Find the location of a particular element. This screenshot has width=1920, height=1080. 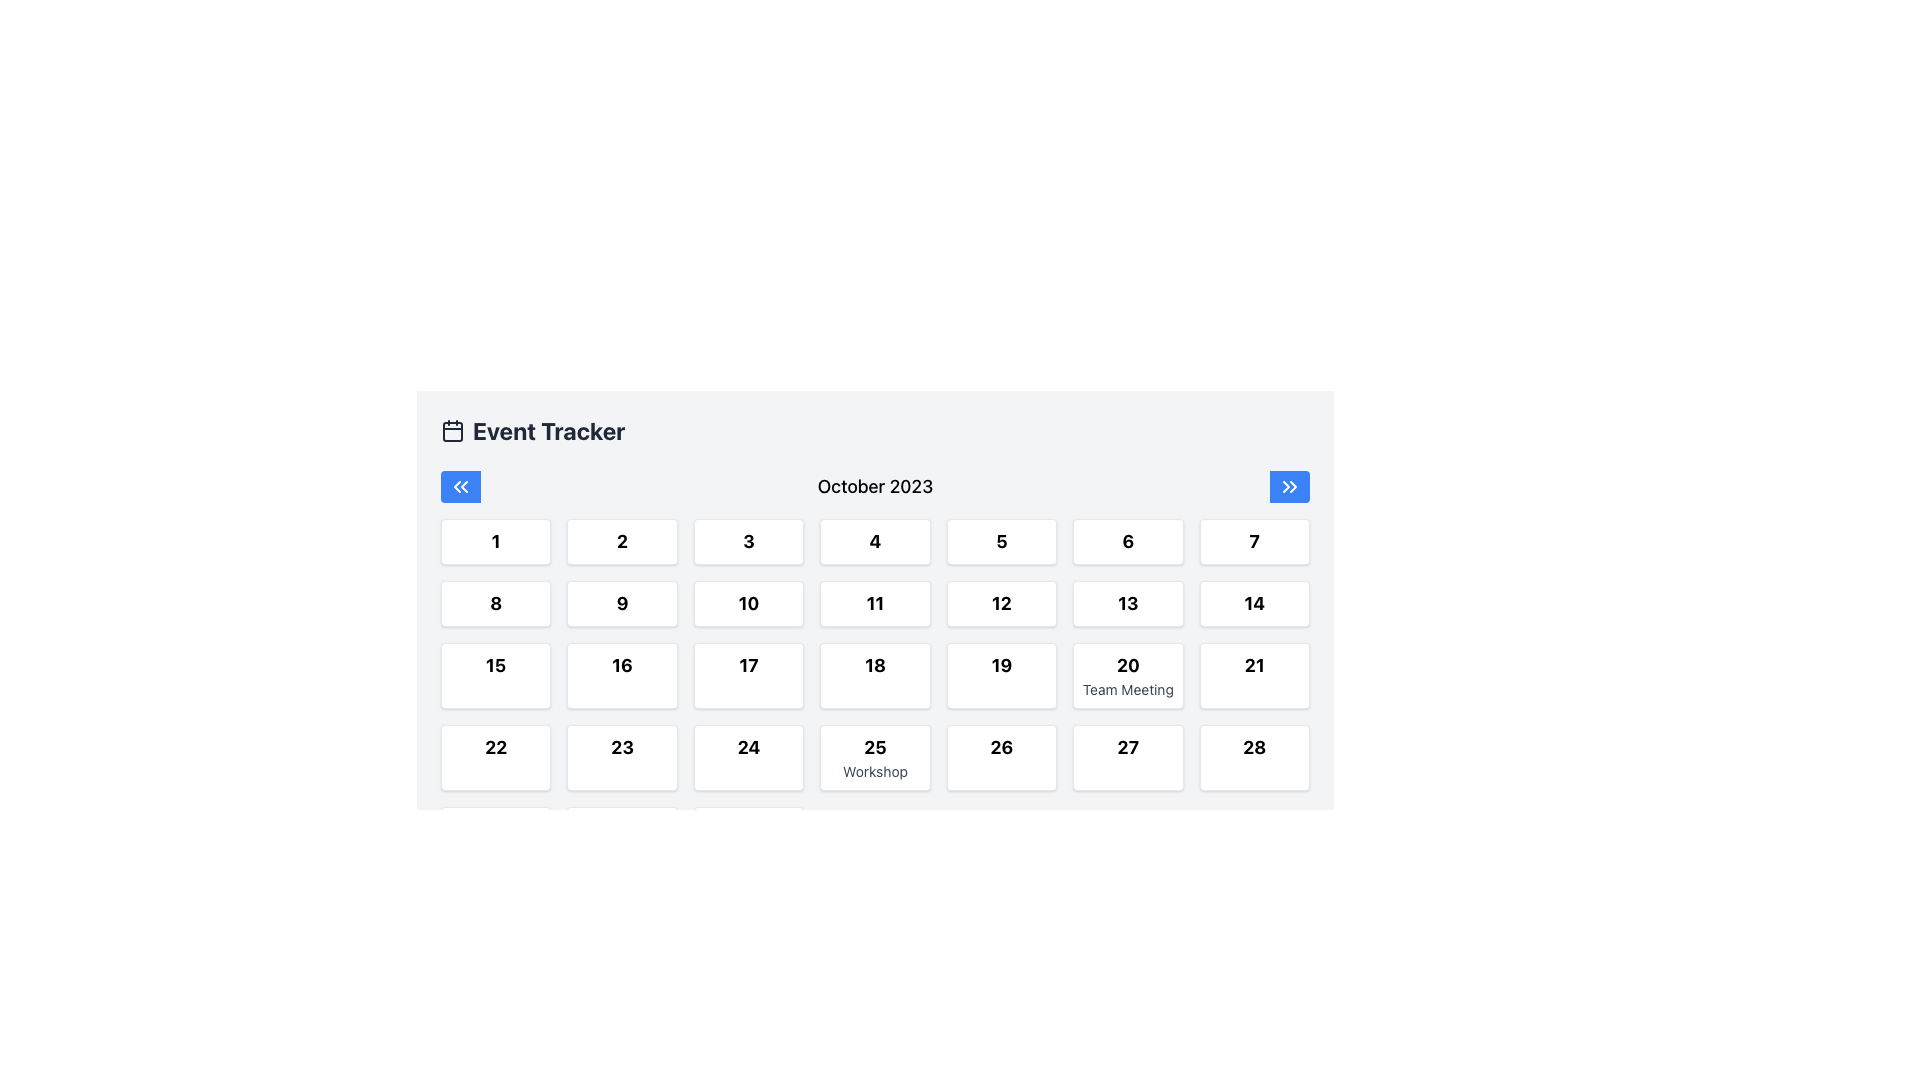

the Text Label representing the day of the month (11) in the calendar interface is located at coordinates (875, 603).